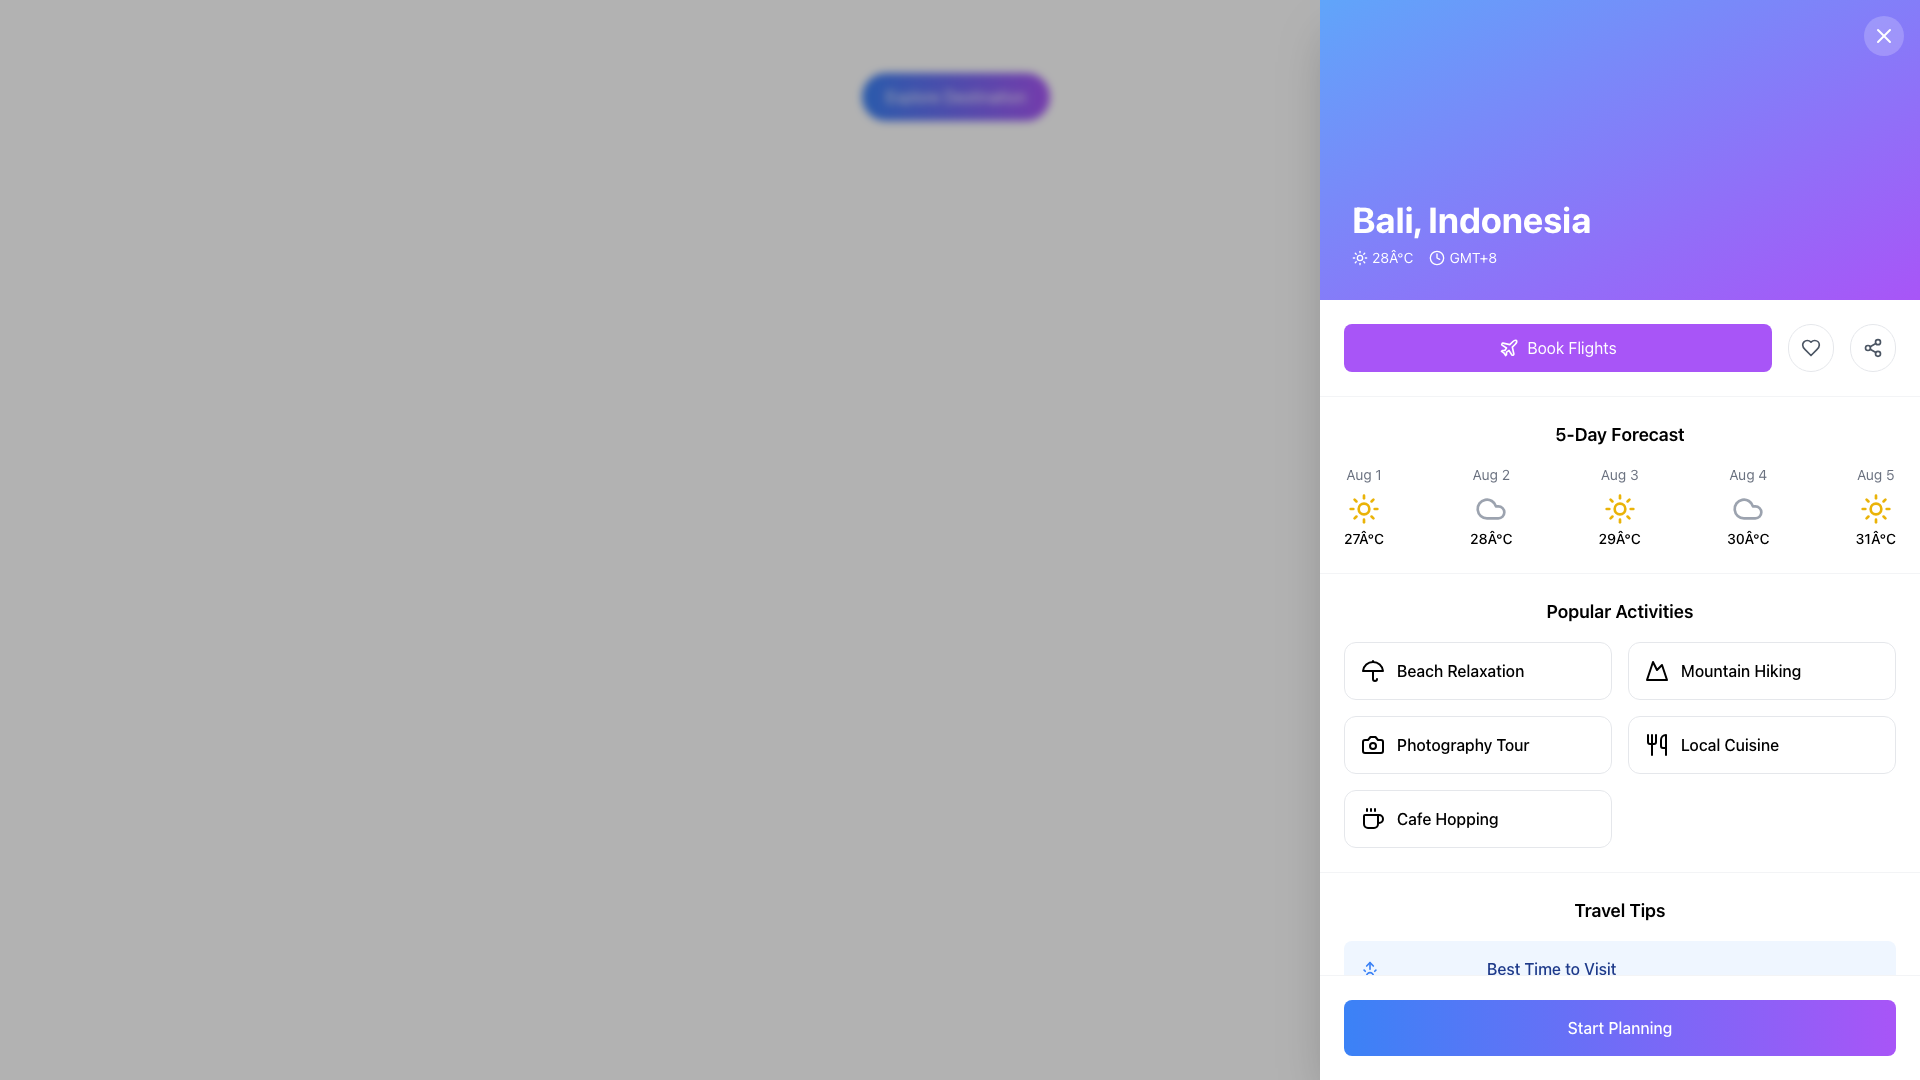 The width and height of the screenshot is (1920, 1080). What do you see at coordinates (1391, 257) in the screenshot?
I see `the temperature display text element which shows the current temperature in degrees Celsius, located at the top-left corner of the interface beside an icon` at bounding box center [1391, 257].